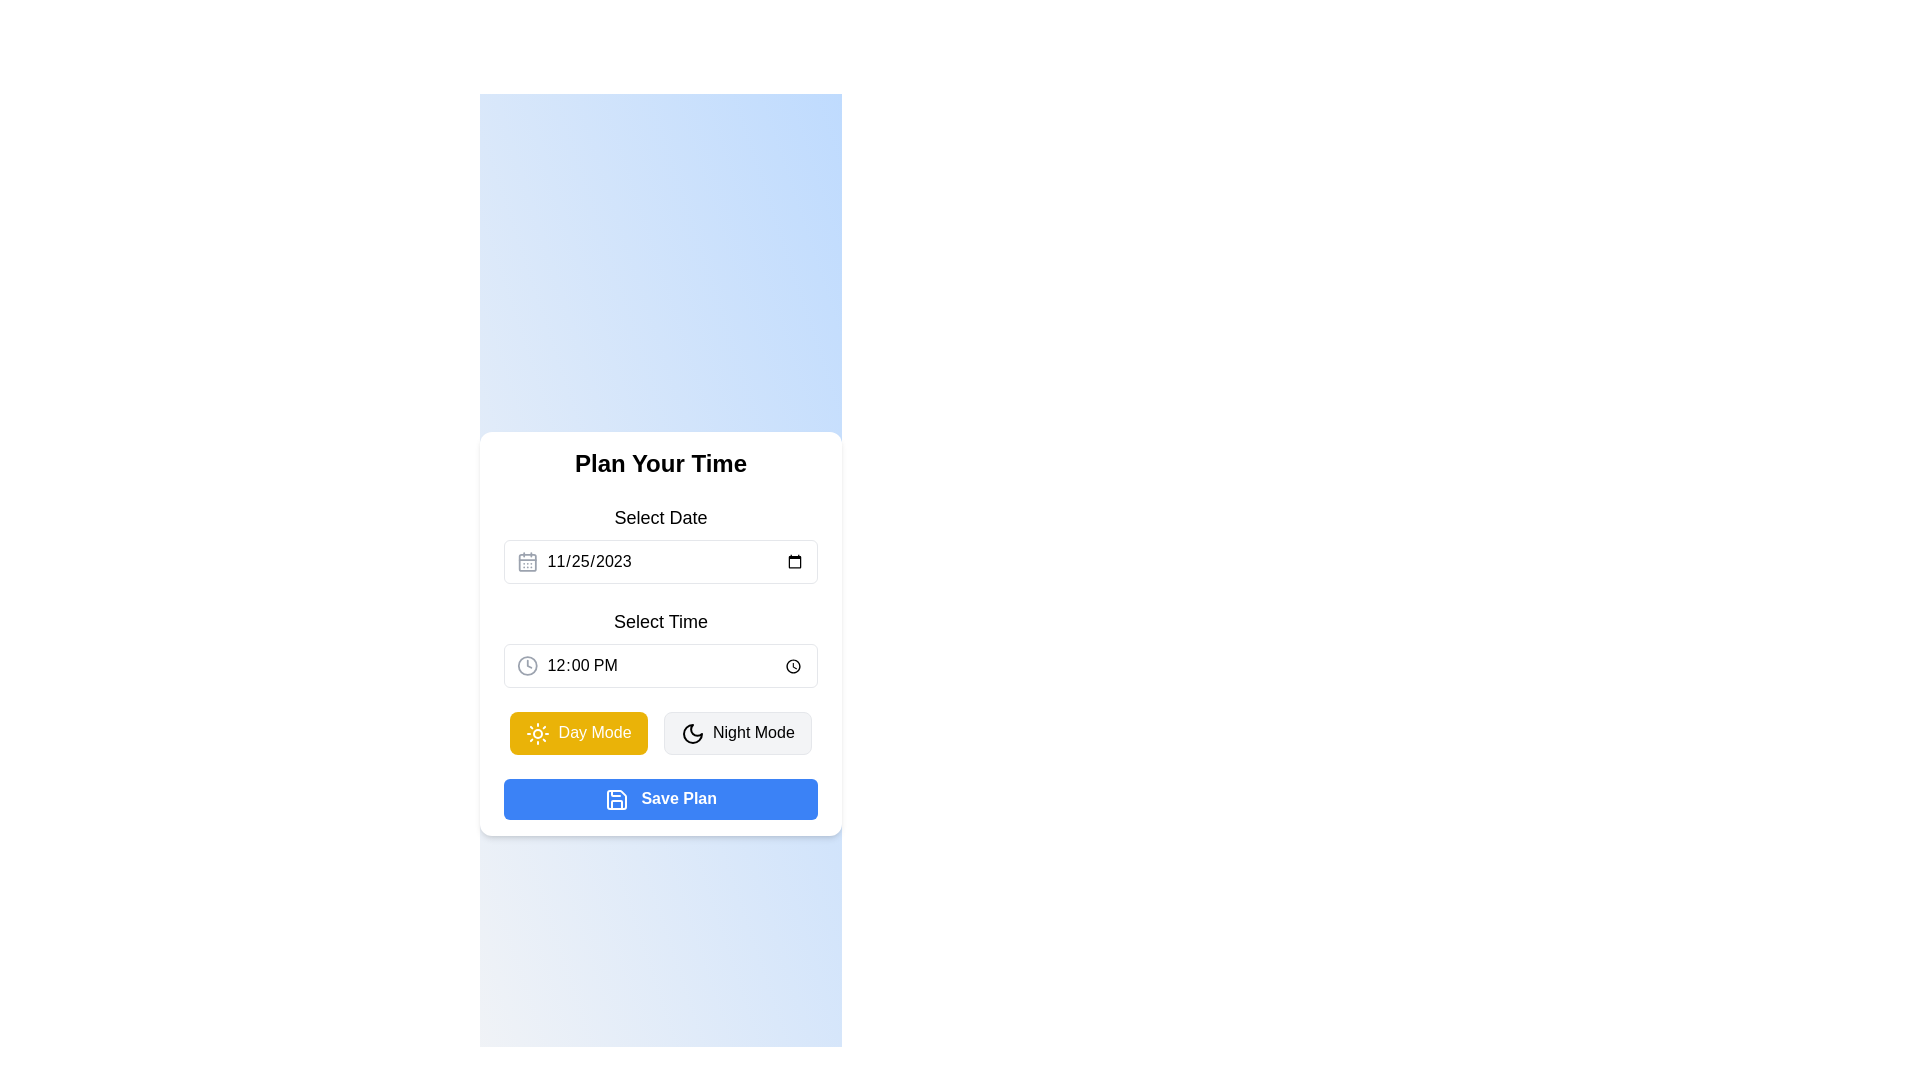  I want to click on the text label that says 'Select Time', which is prominently positioned above the time selection field and below the 'Select Date' label, so click(661, 620).